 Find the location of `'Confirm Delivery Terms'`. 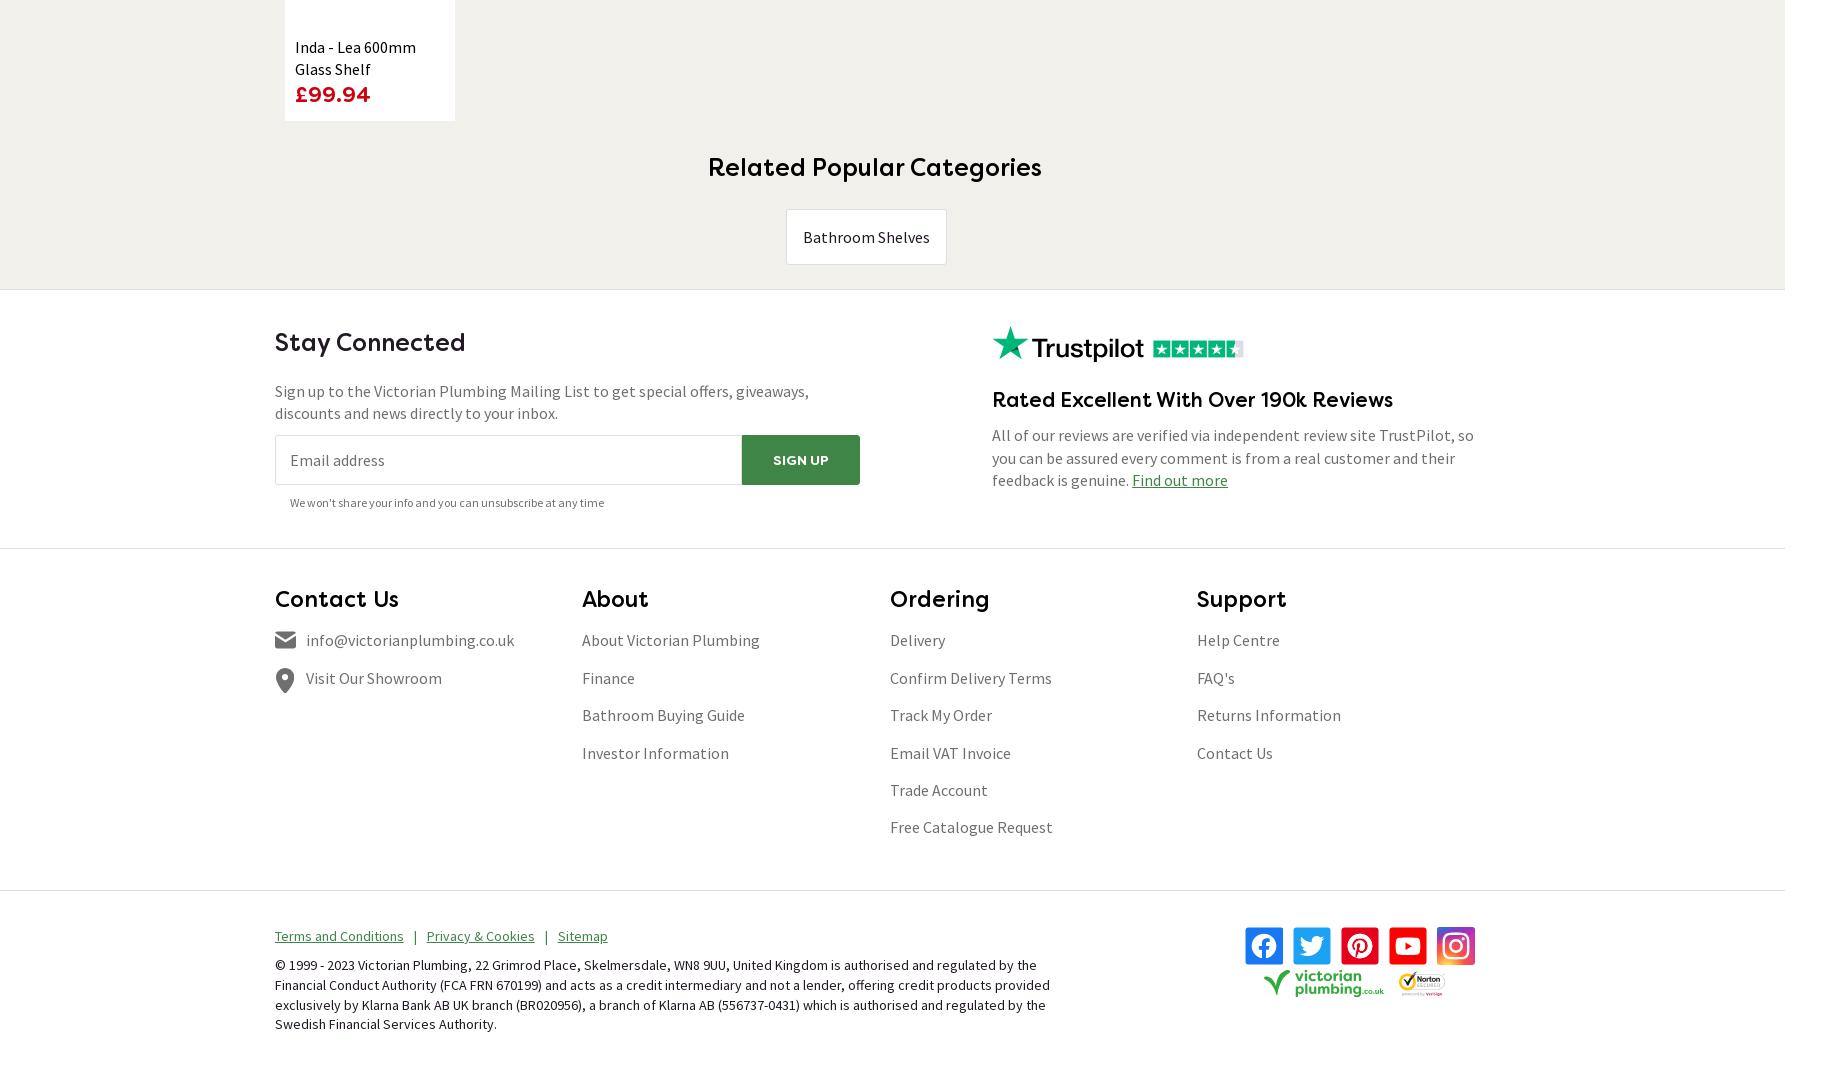

'Confirm Delivery Terms' is located at coordinates (888, 675).